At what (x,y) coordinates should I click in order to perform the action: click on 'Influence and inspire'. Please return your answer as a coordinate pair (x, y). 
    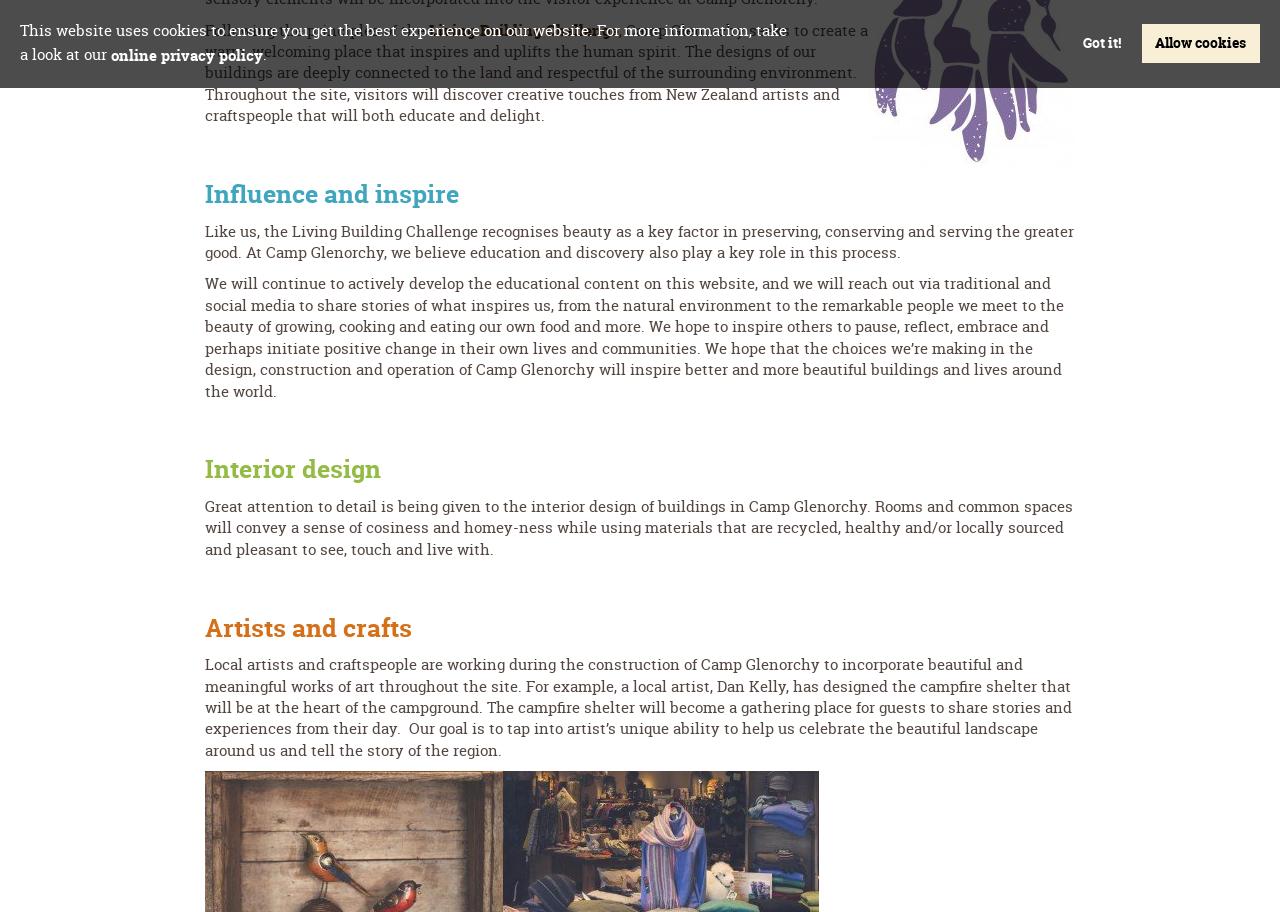
    Looking at the image, I should click on (205, 192).